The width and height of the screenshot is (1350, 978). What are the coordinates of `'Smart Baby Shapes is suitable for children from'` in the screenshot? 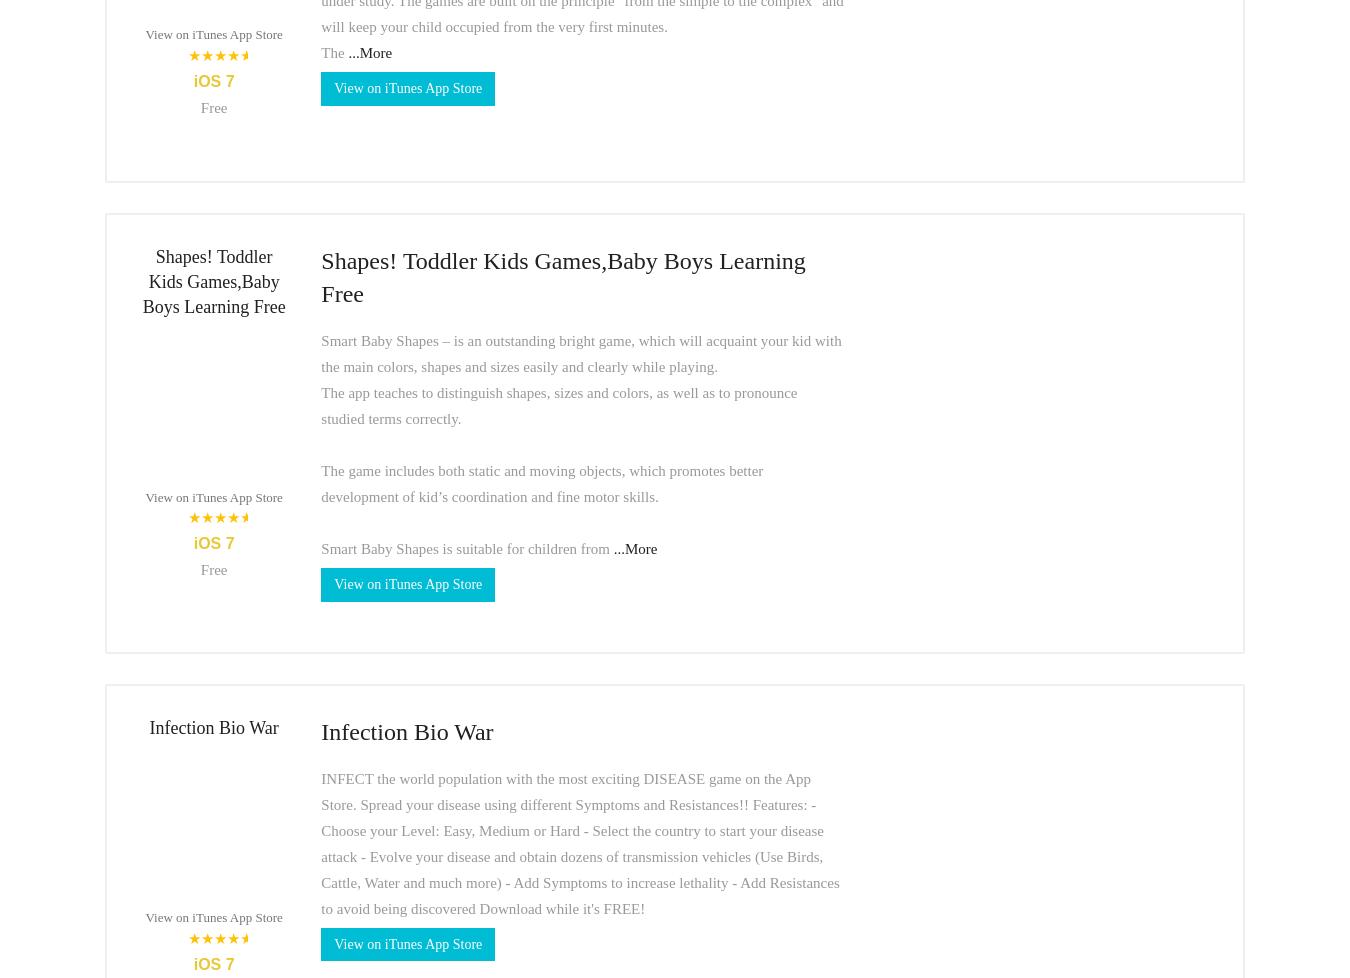 It's located at (465, 547).